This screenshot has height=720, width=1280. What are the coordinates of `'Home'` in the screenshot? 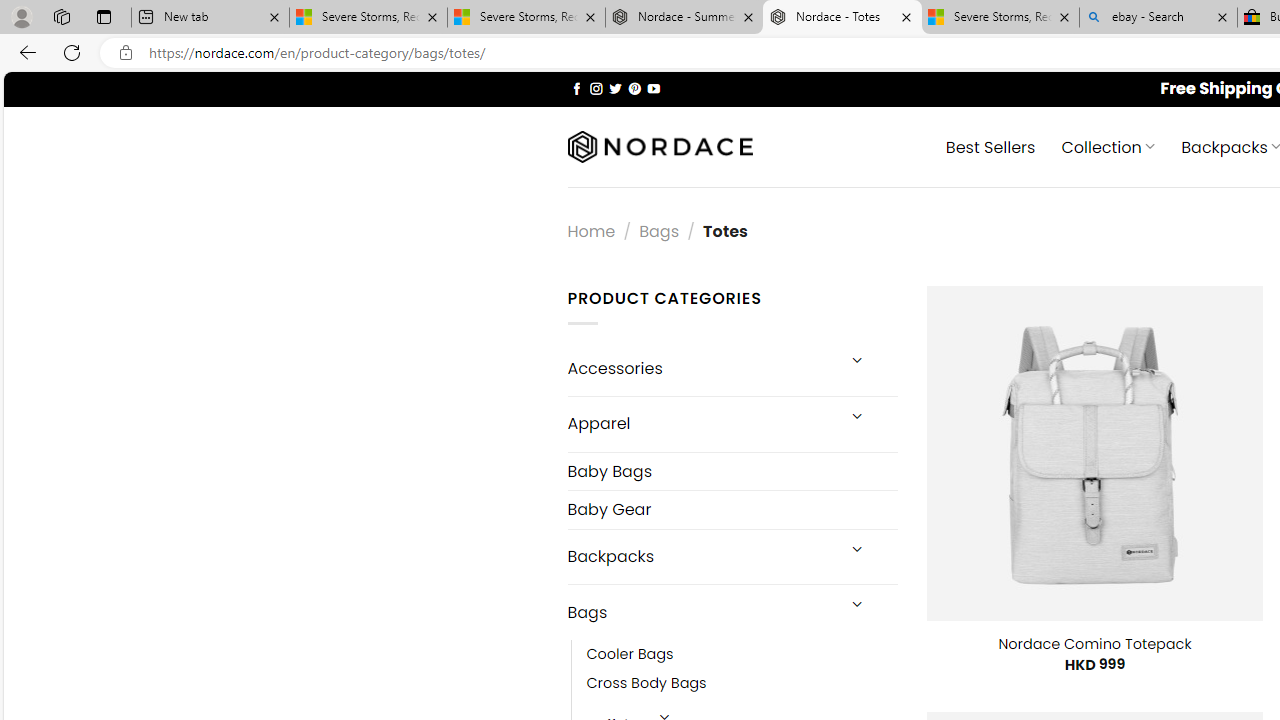 It's located at (590, 230).